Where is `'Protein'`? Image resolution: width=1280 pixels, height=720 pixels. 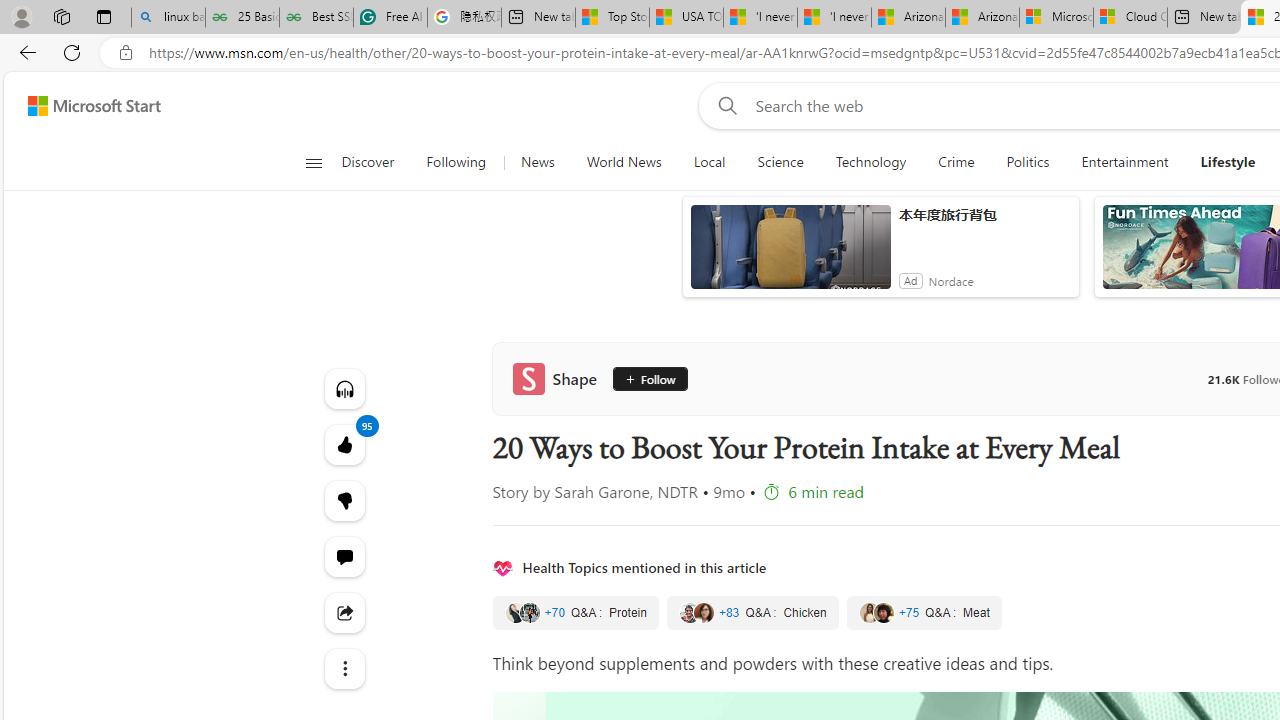 'Protein' is located at coordinates (574, 612).